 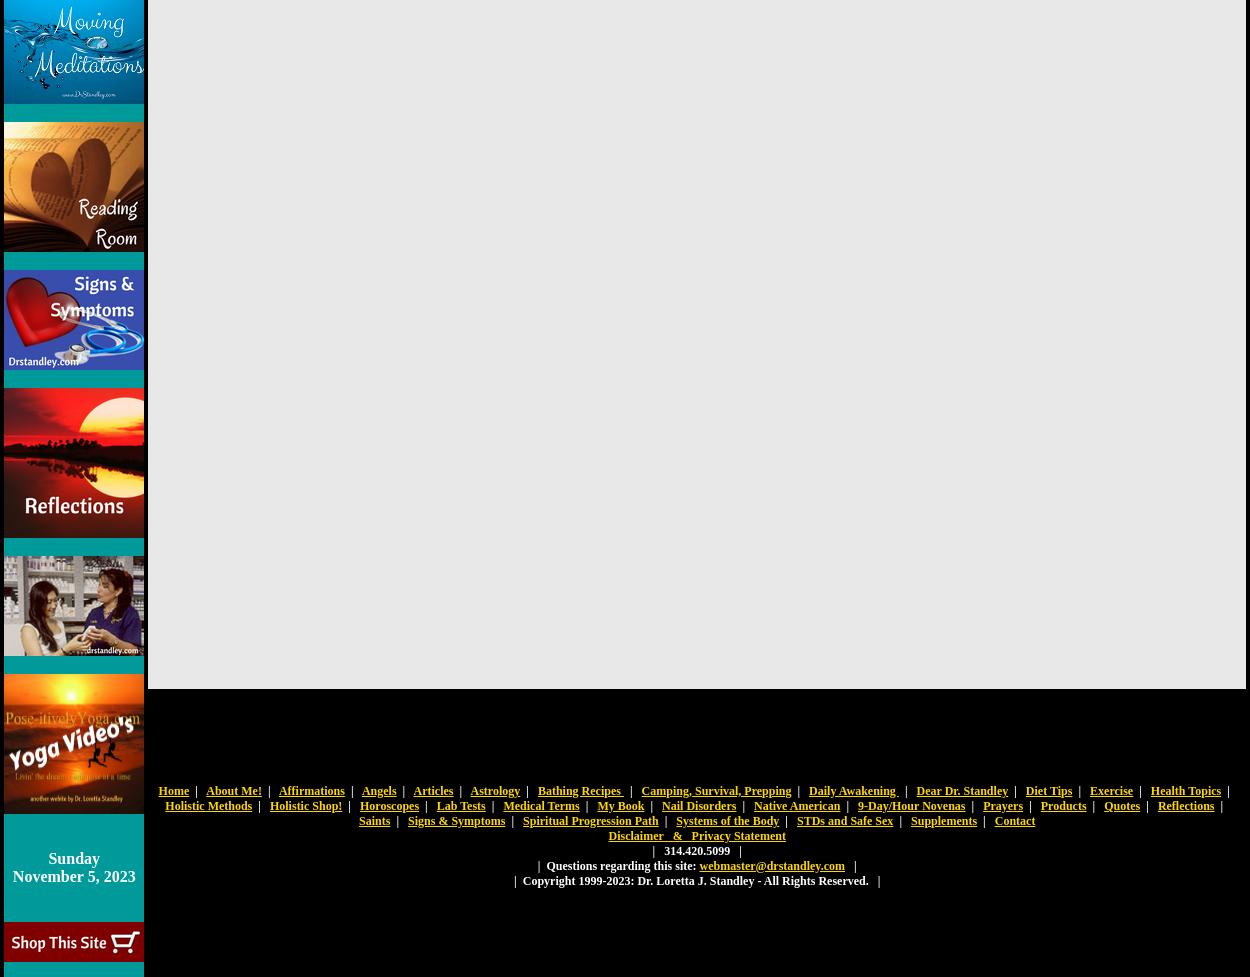 What do you see at coordinates (726, 818) in the screenshot?
I see `'Systems of the Body'` at bounding box center [726, 818].